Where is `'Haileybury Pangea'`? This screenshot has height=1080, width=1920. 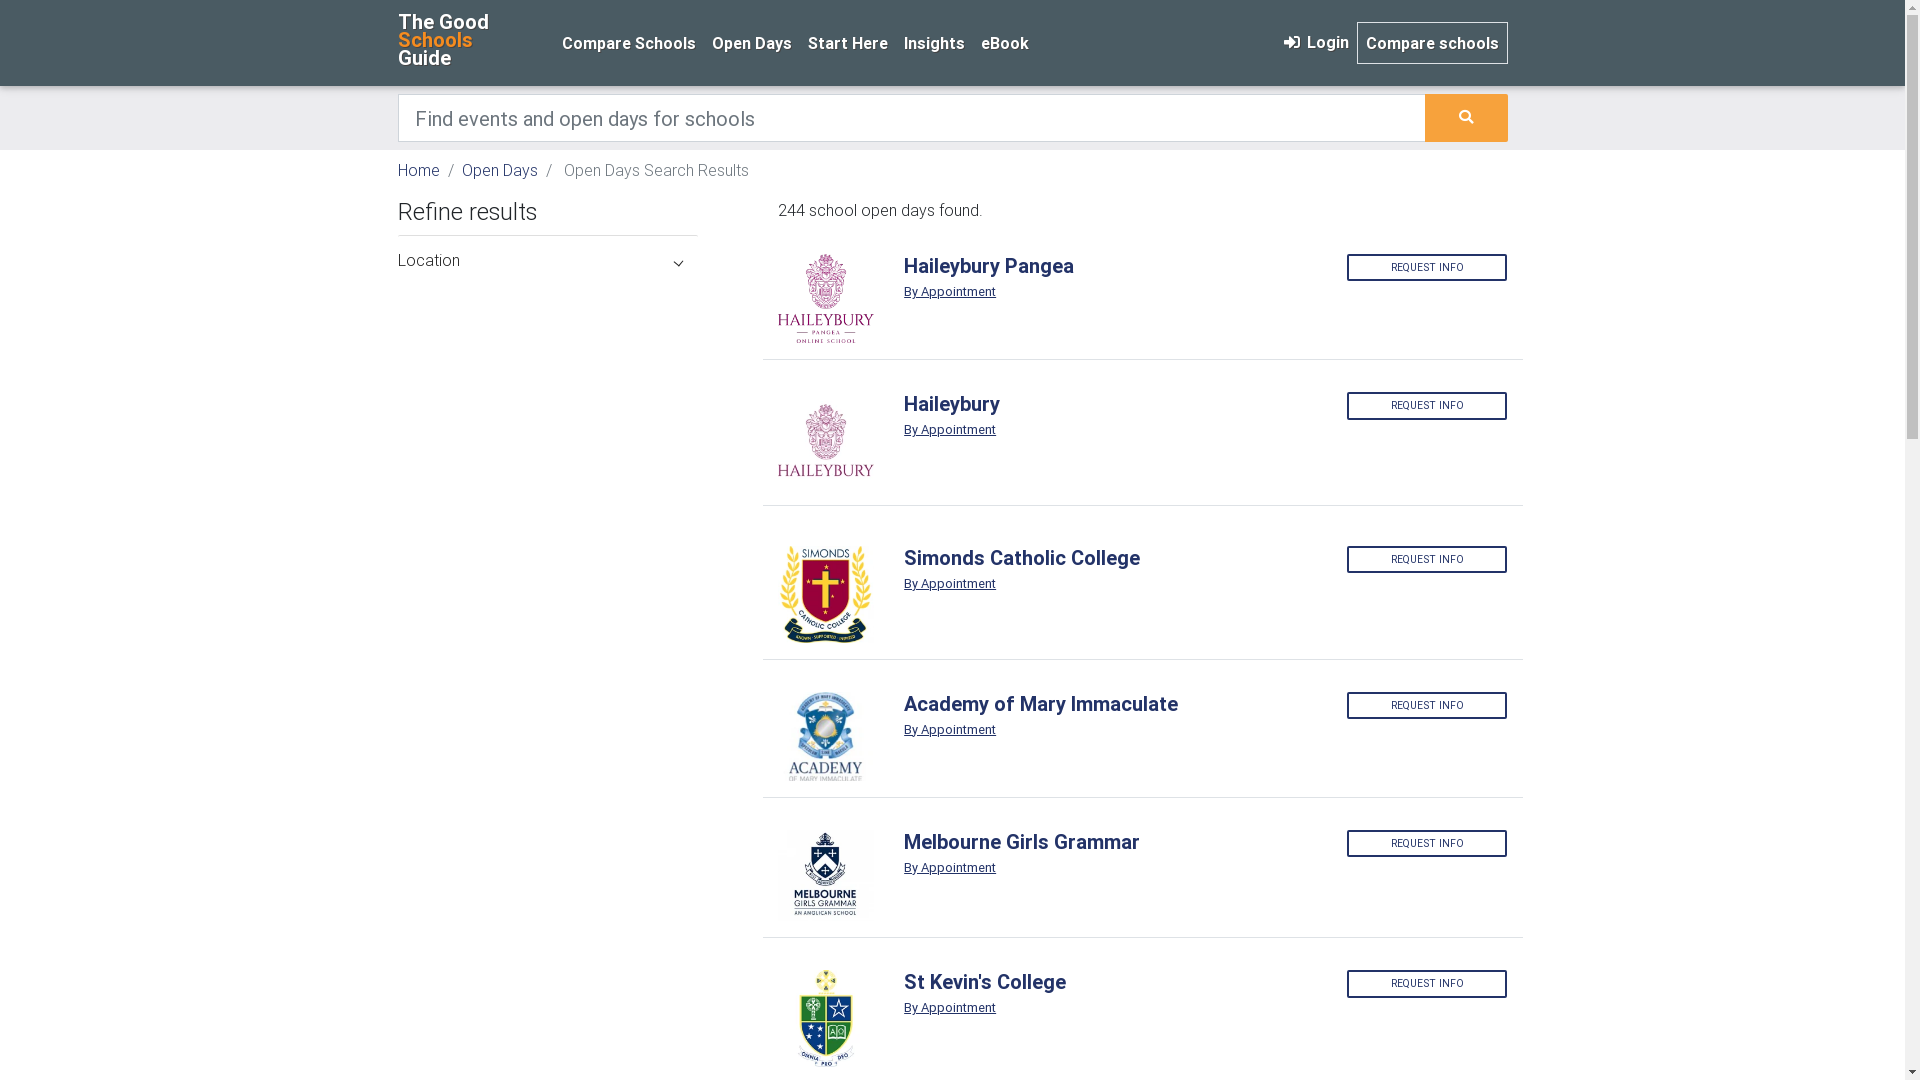
'Haileybury Pangea' is located at coordinates (1109, 265).